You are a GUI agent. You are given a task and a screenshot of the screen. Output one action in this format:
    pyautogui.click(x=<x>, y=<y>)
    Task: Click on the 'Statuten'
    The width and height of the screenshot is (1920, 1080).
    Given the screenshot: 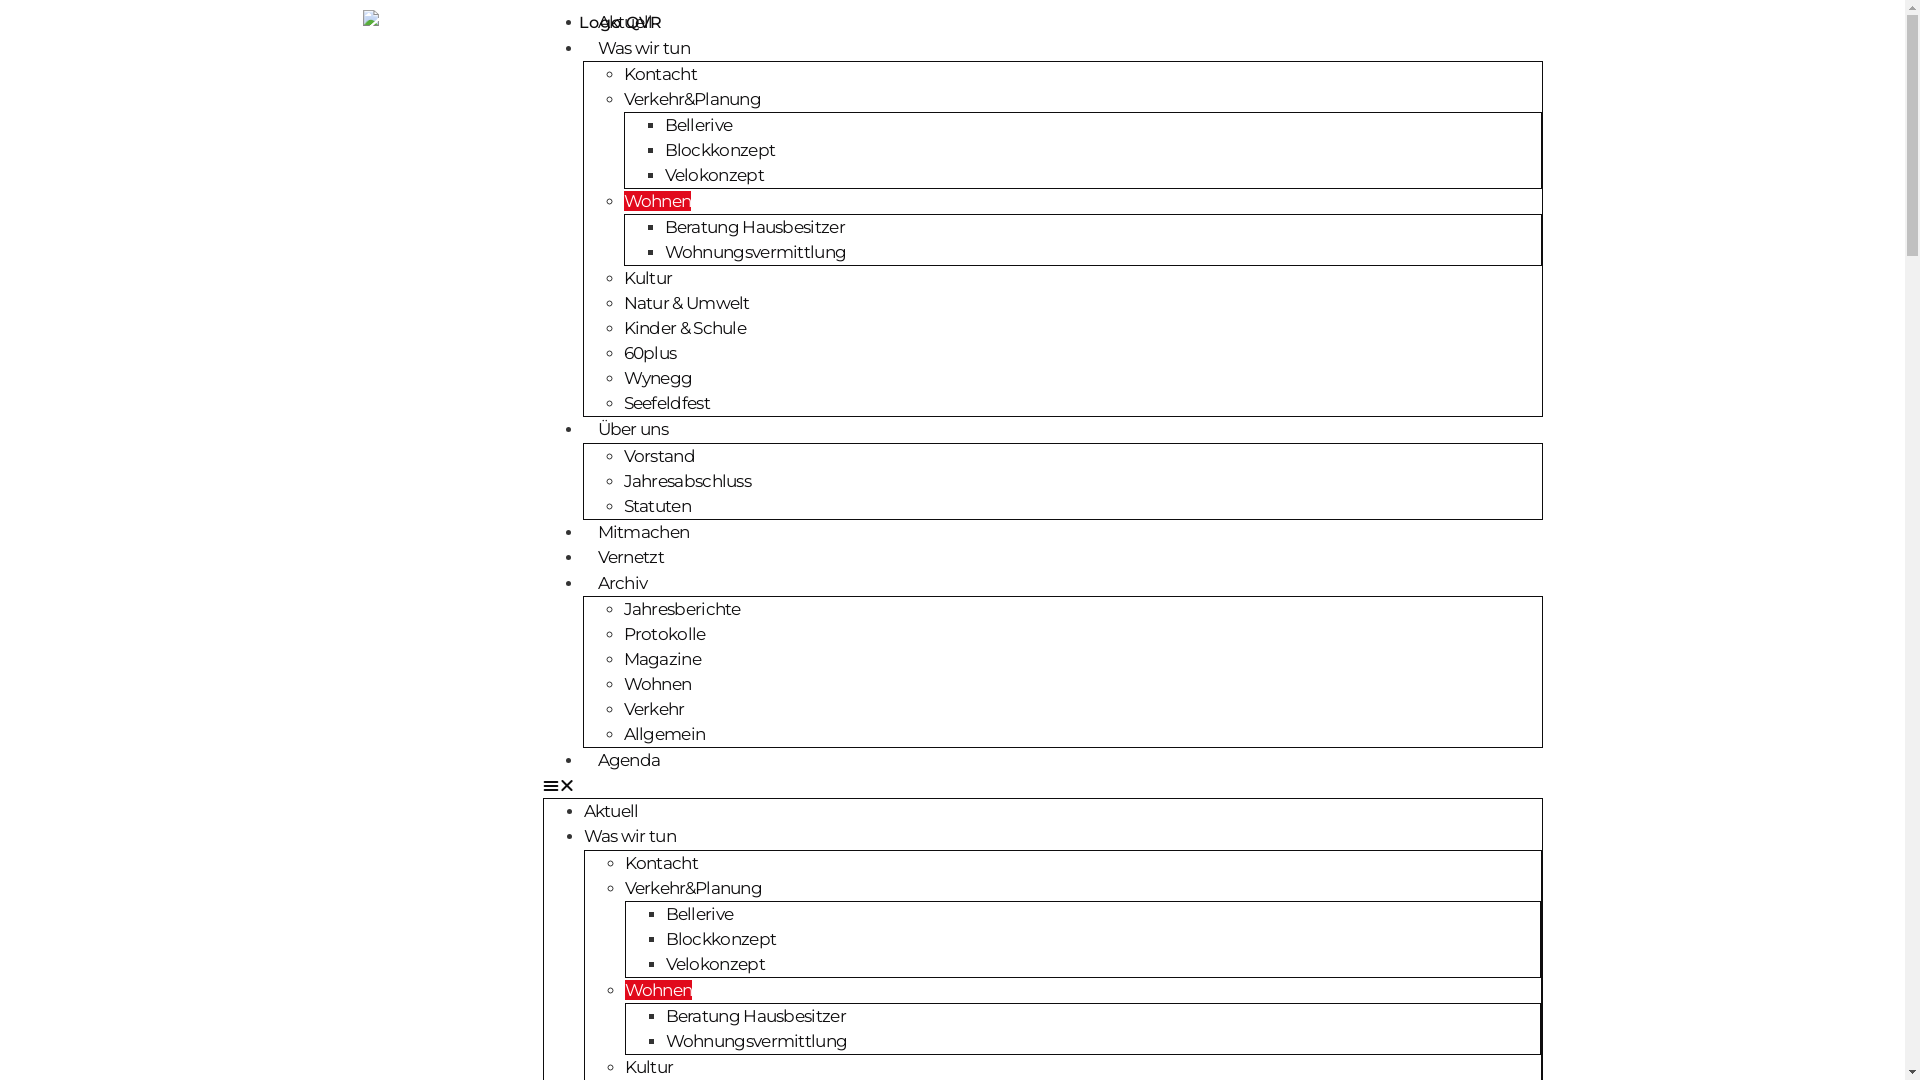 What is the action you would take?
    pyautogui.click(x=657, y=504)
    